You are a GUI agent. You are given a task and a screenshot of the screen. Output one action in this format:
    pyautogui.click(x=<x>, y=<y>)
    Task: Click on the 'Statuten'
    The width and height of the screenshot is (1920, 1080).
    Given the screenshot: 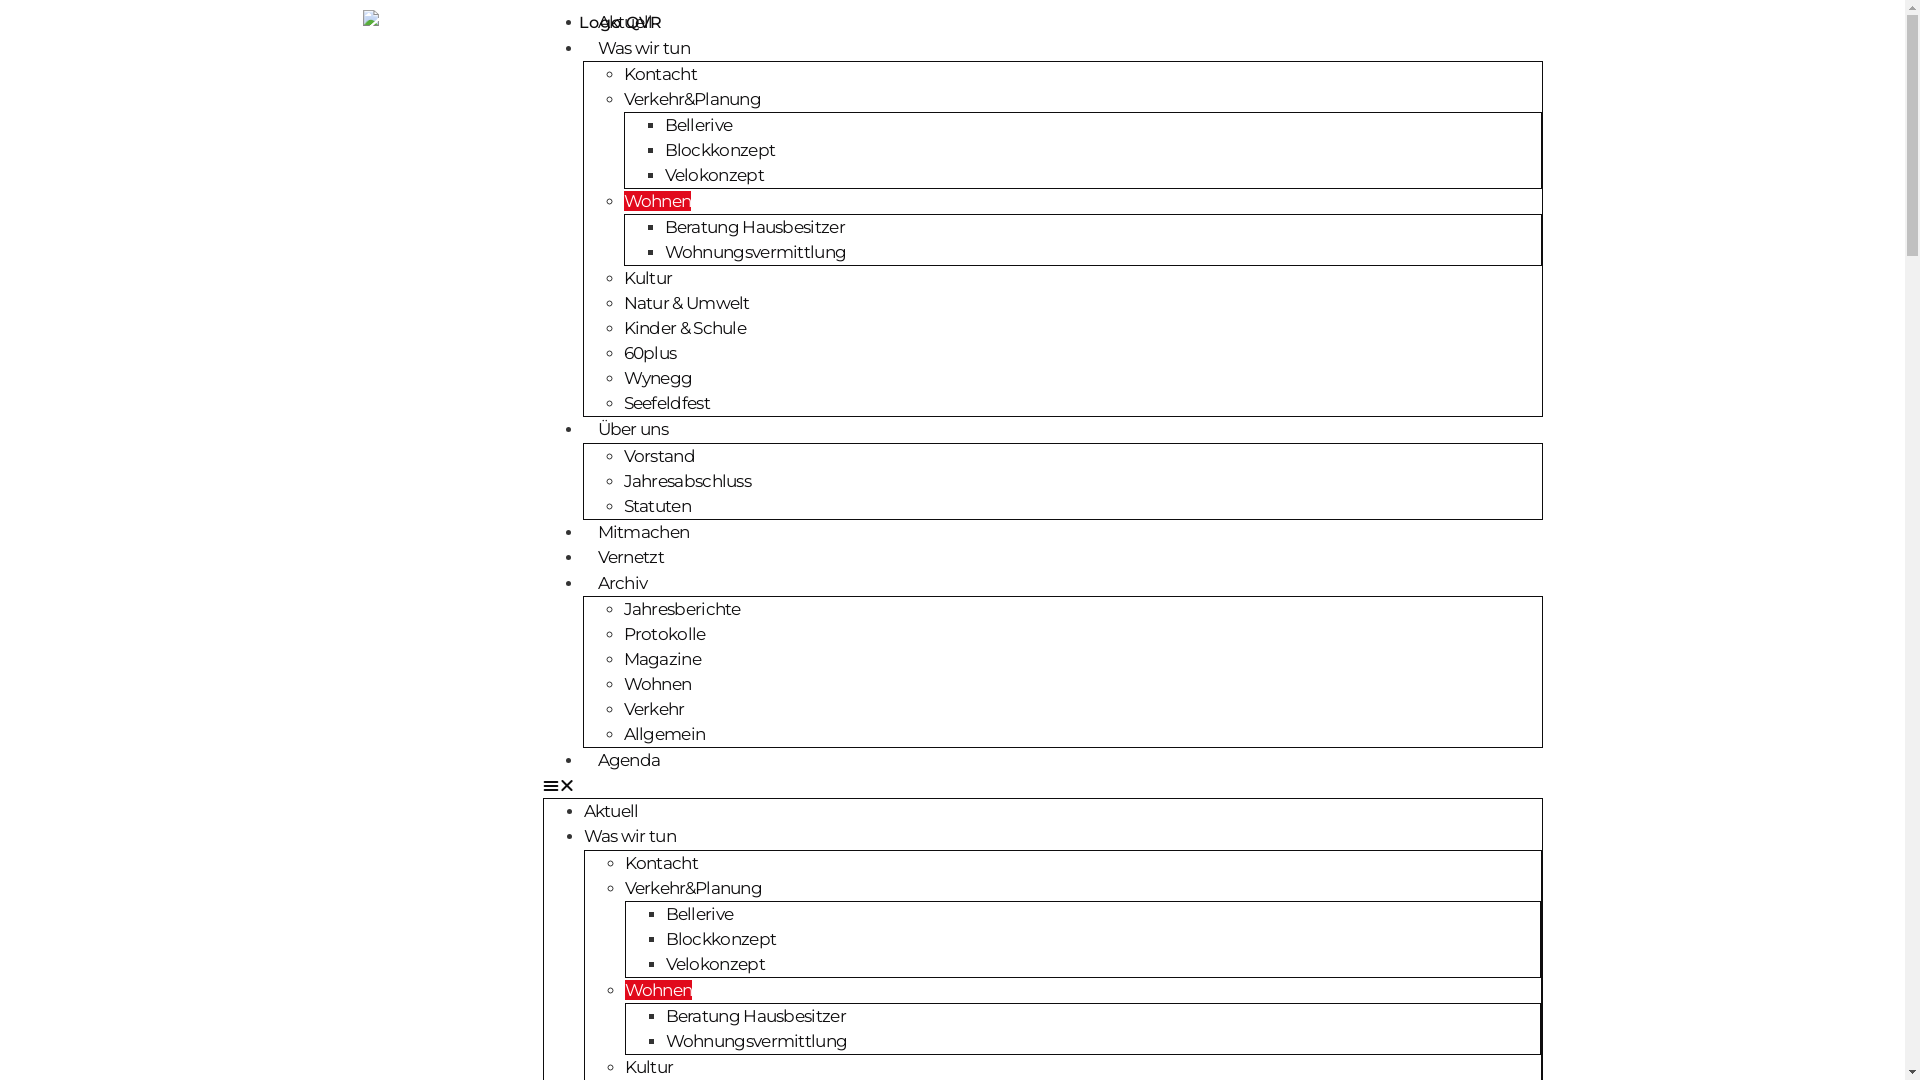 What is the action you would take?
    pyautogui.click(x=657, y=504)
    